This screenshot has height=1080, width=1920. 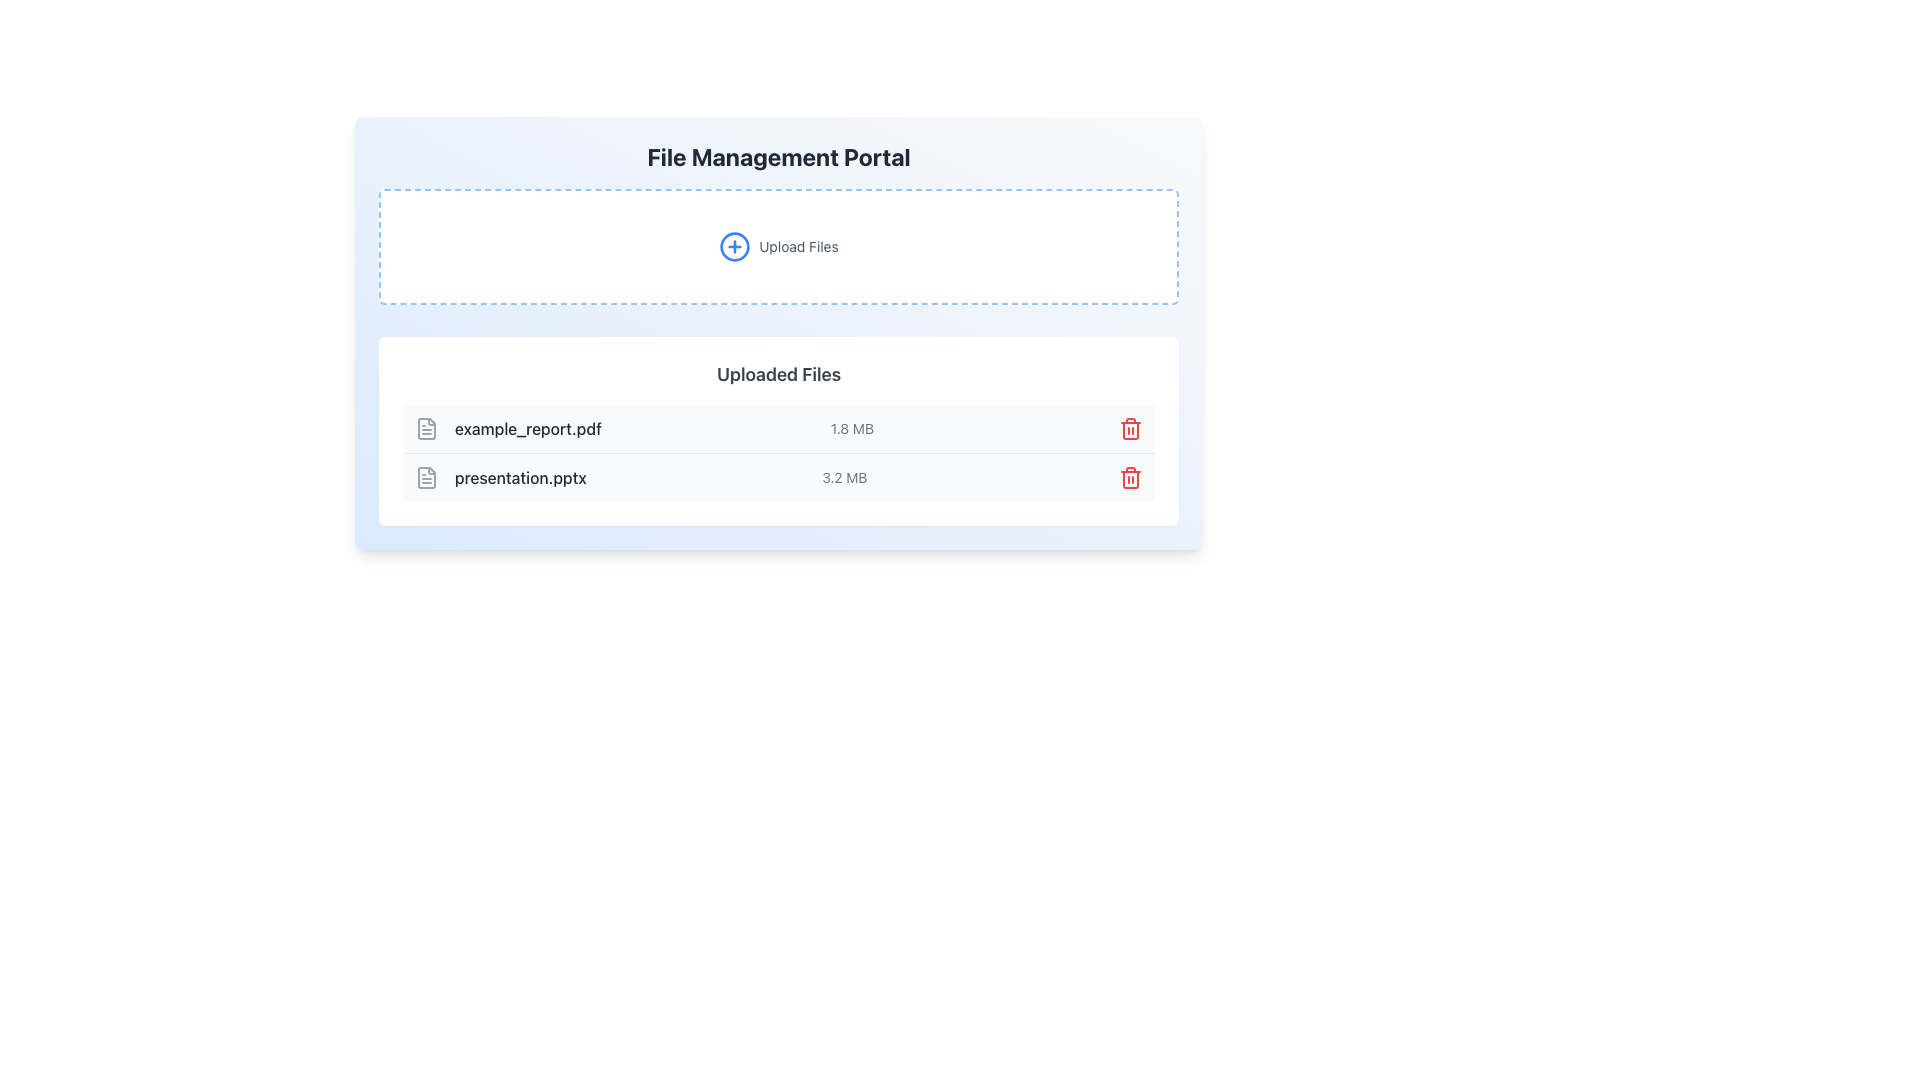 What do you see at coordinates (777, 452) in the screenshot?
I see `the file name and size in the List of File Entries located in the 'Uploaded Files' section of the File Management Portal` at bounding box center [777, 452].